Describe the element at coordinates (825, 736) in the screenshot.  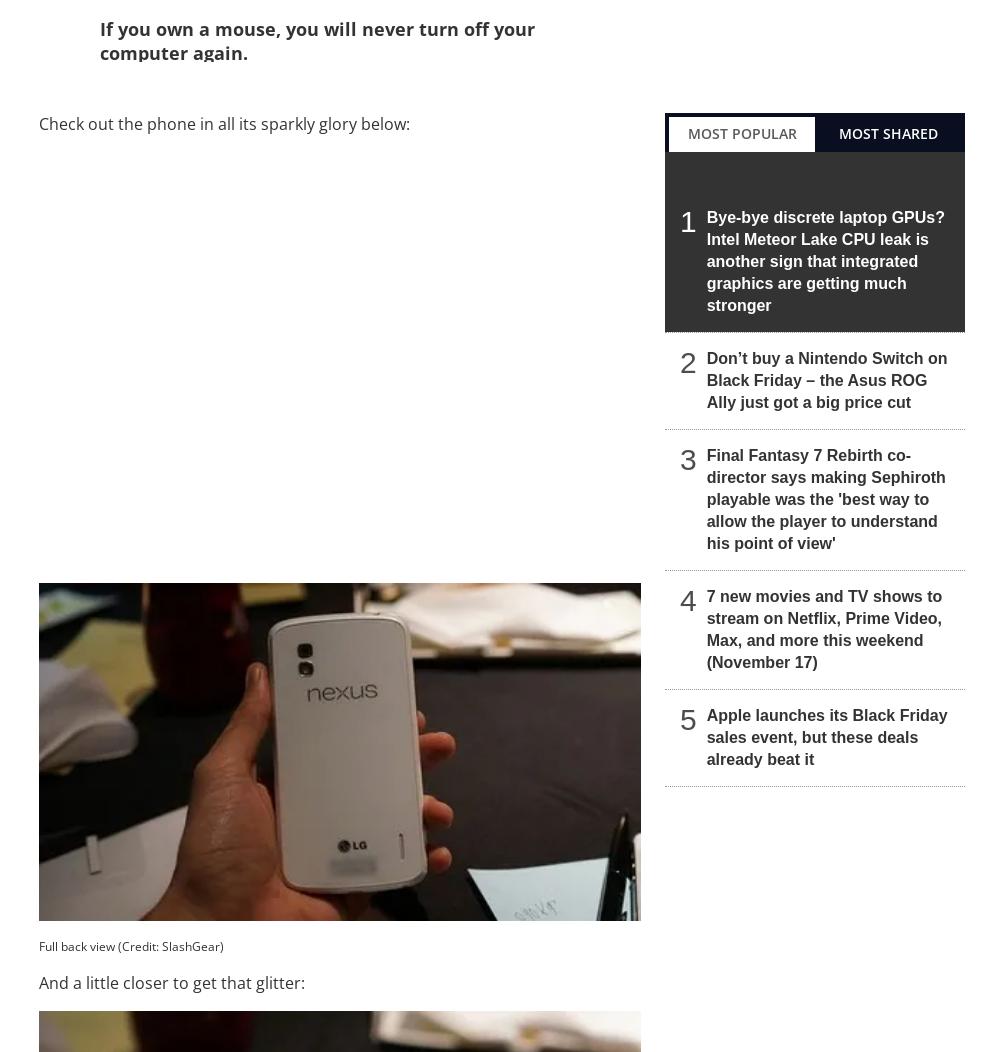
I see `'Apple launches its Black Friday sales event, but these deals already beat it'` at that location.